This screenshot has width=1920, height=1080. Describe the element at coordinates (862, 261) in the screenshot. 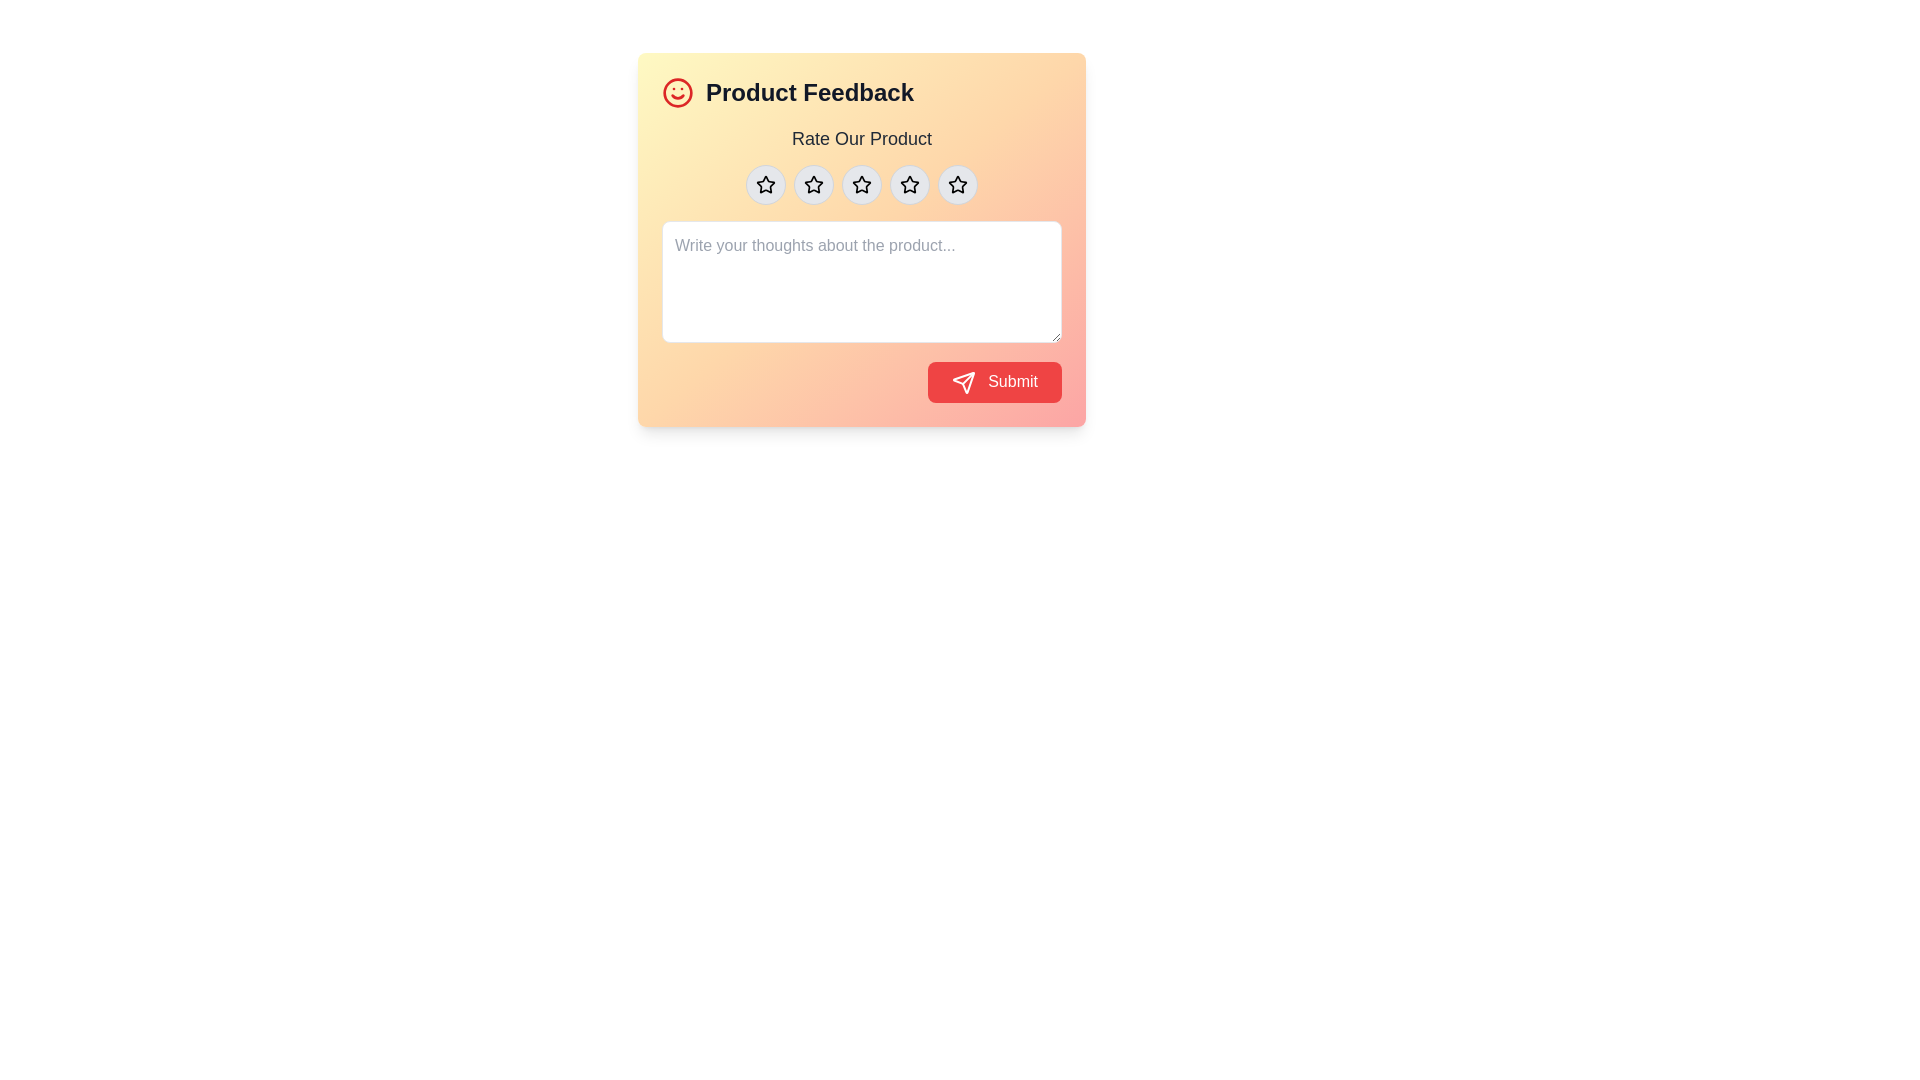

I see `the text input field located below the row of five star icons and above the red colored submit button` at that location.